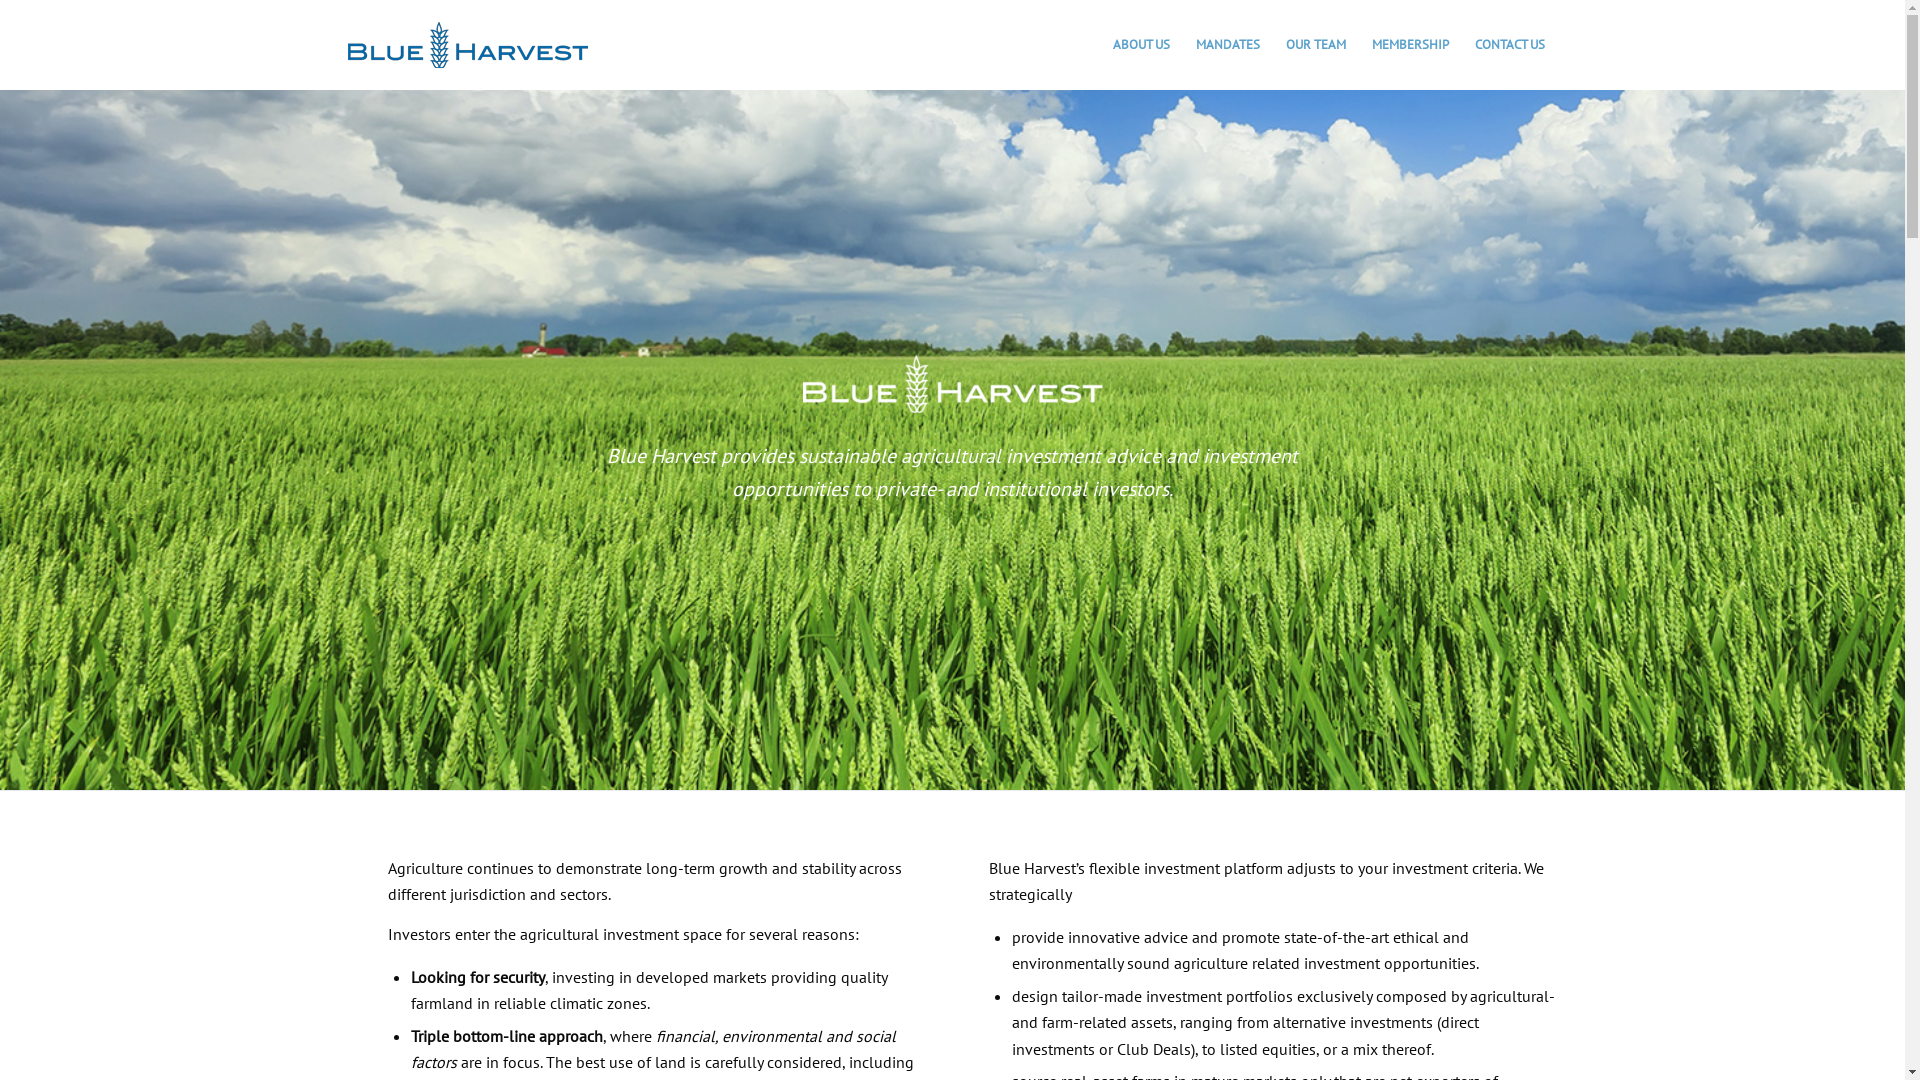  What do you see at coordinates (1408, 45) in the screenshot?
I see `'MEMBERSHIP'` at bounding box center [1408, 45].